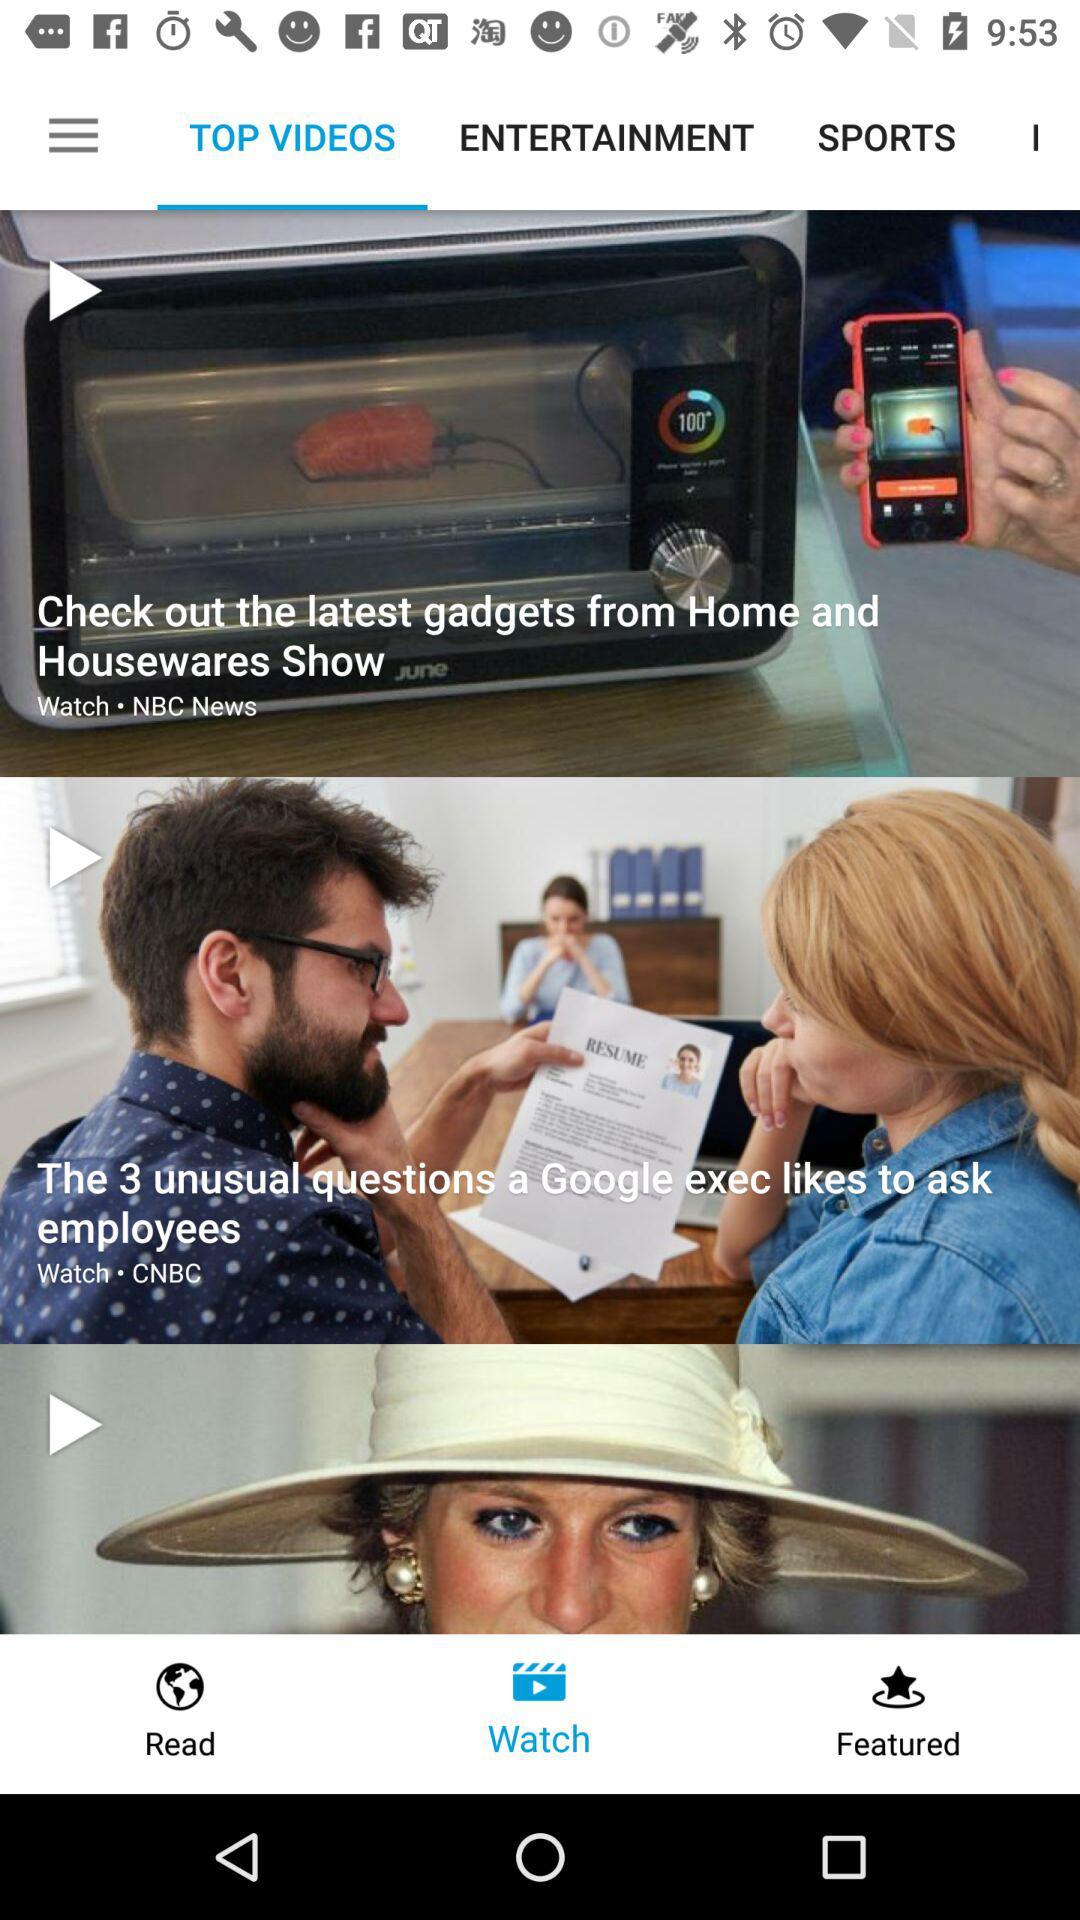 The width and height of the screenshot is (1080, 1920). Describe the element at coordinates (74, 1423) in the screenshot. I see `a video` at that location.